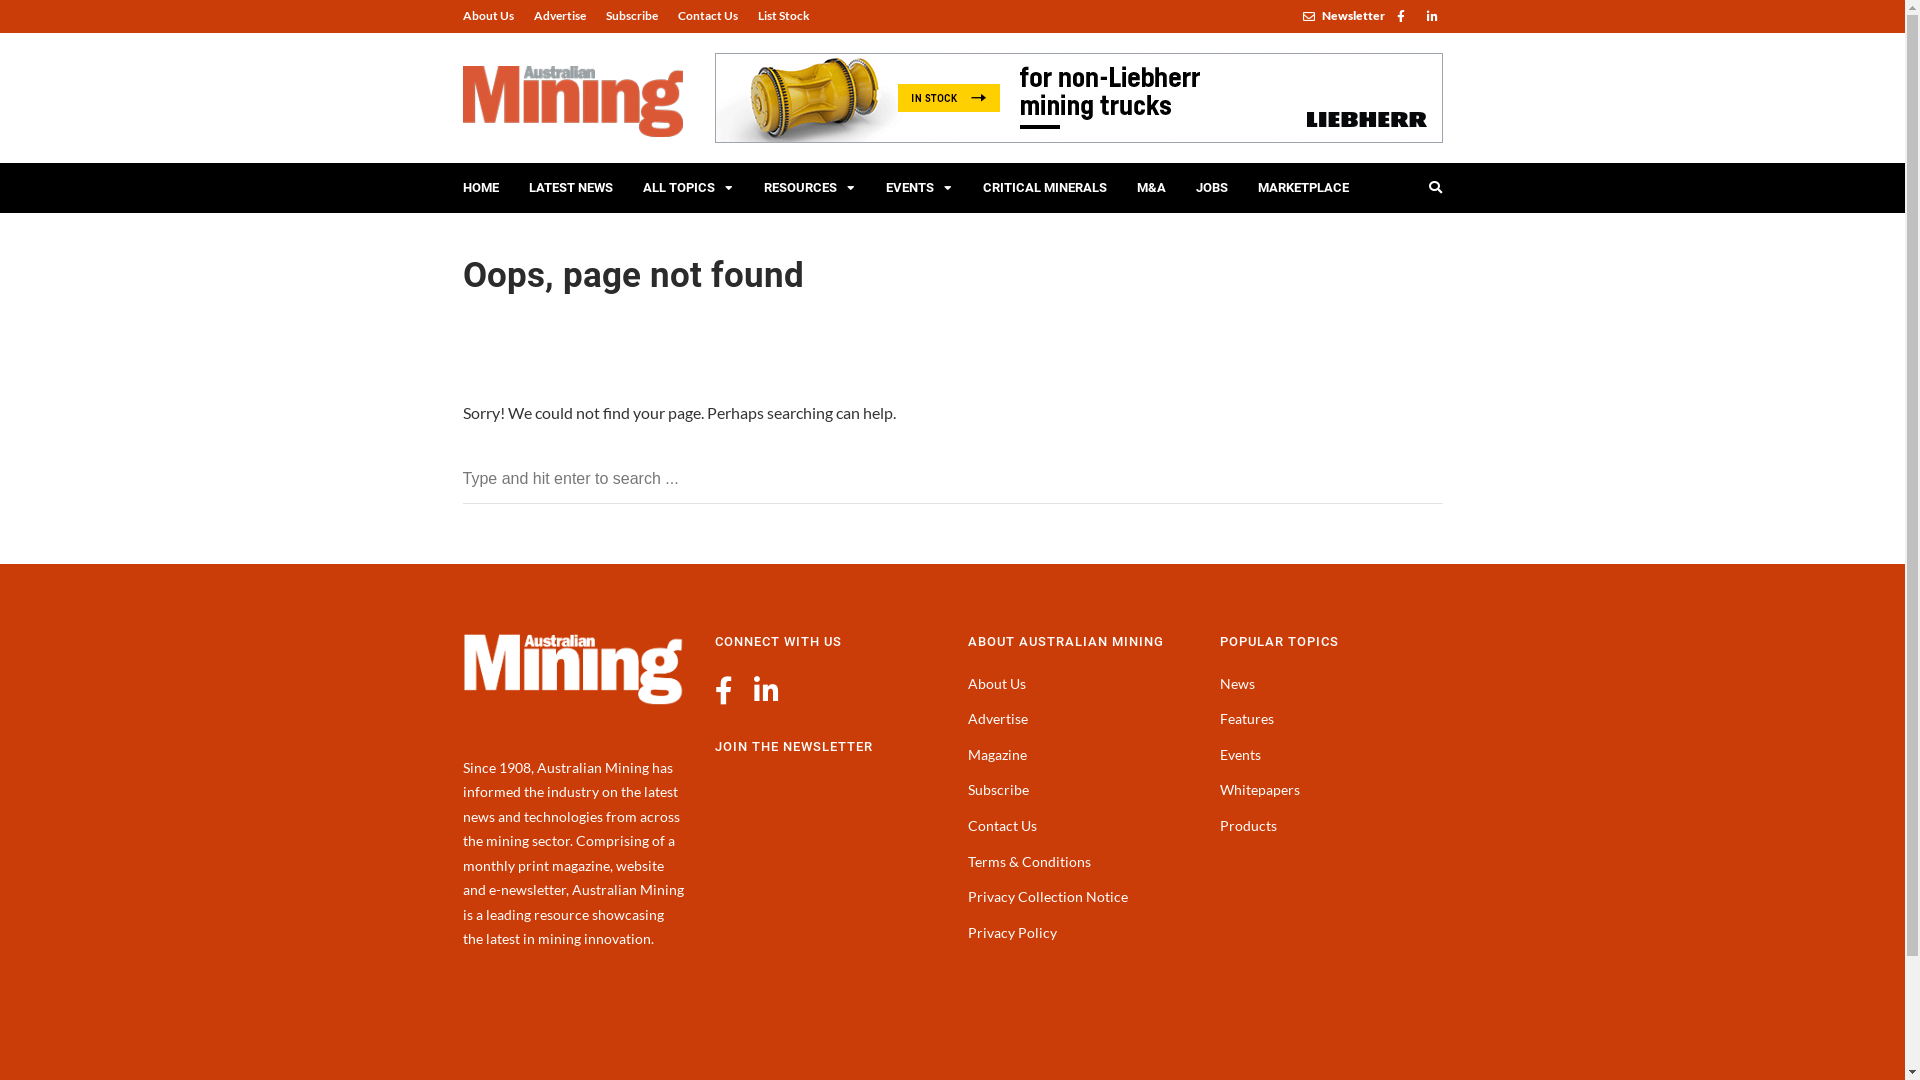 Image resolution: width=1920 pixels, height=1080 pixels. What do you see at coordinates (570, 188) in the screenshot?
I see `'LATEST NEWS'` at bounding box center [570, 188].